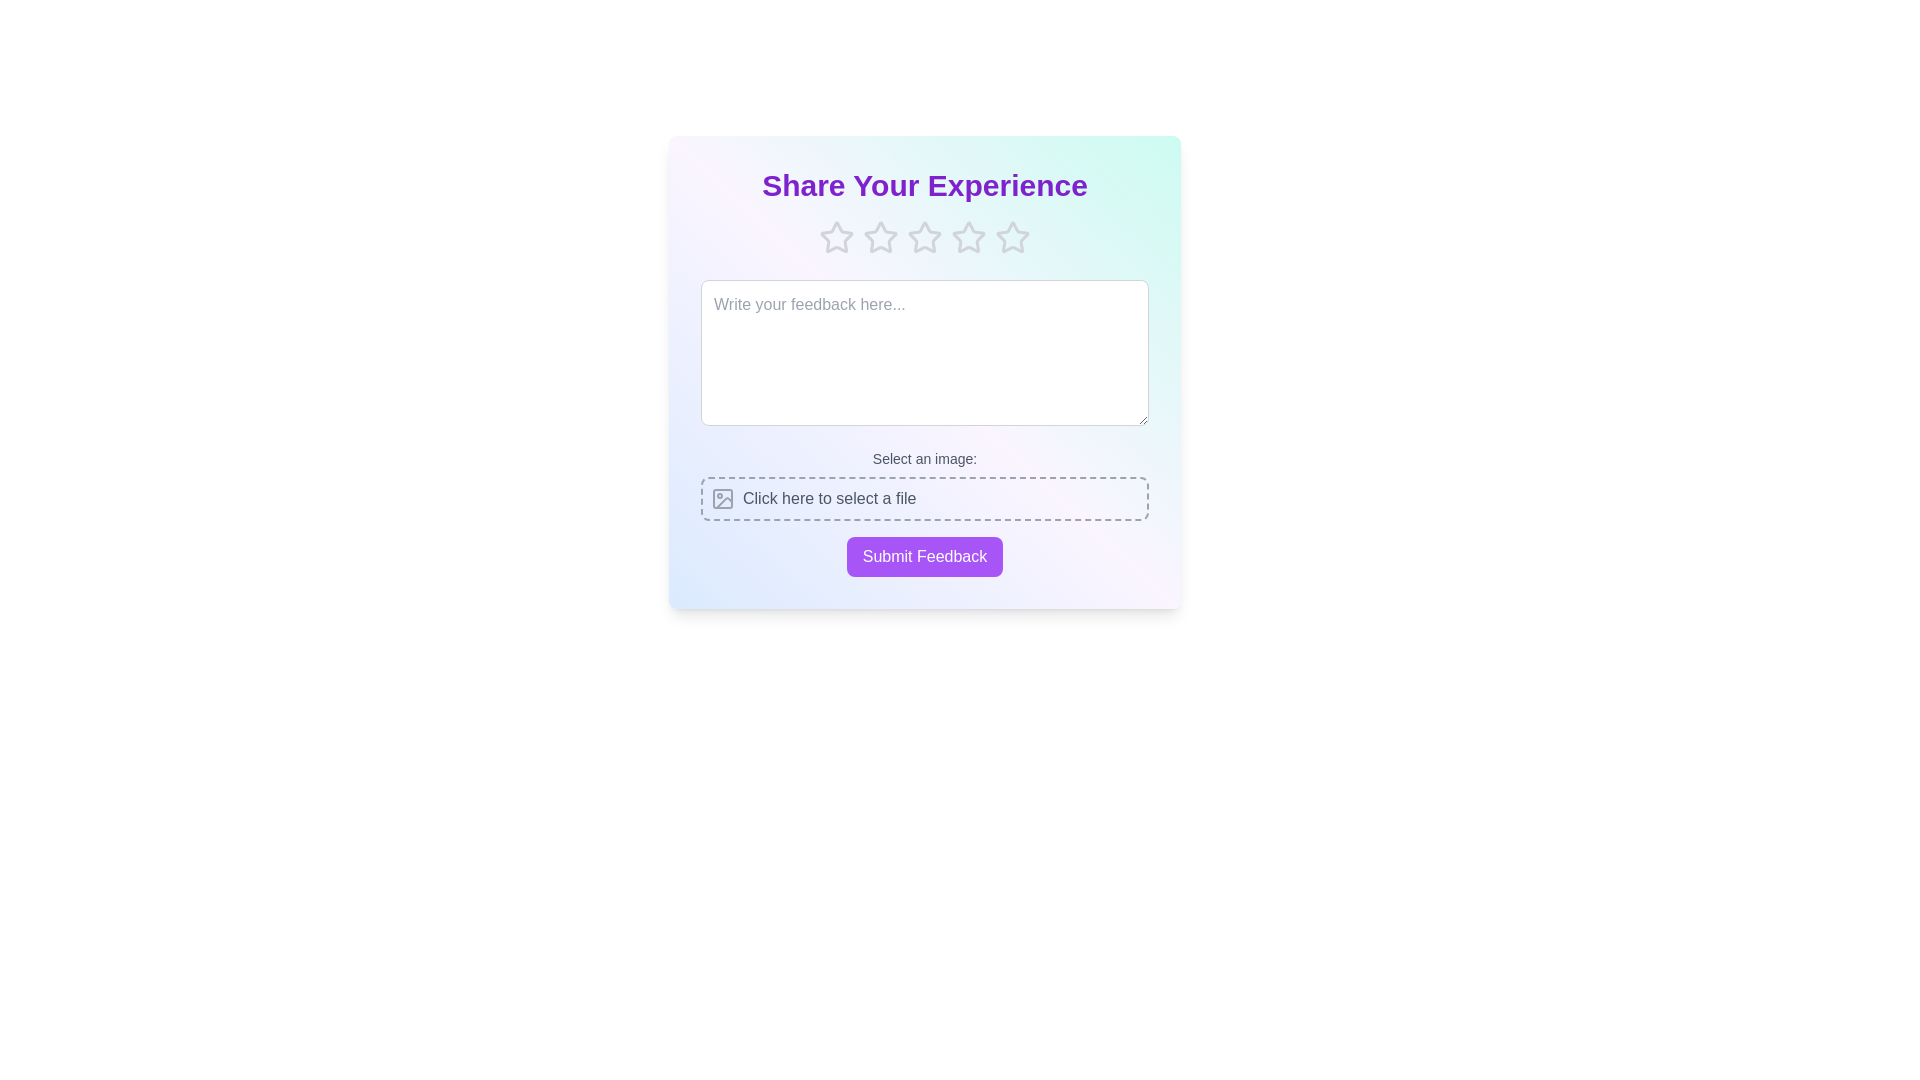 The width and height of the screenshot is (1920, 1080). Describe the element at coordinates (924, 497) in the screenshot. I see `the area labeled 'Click here to select a file' to initiate the file selection process` at that location.